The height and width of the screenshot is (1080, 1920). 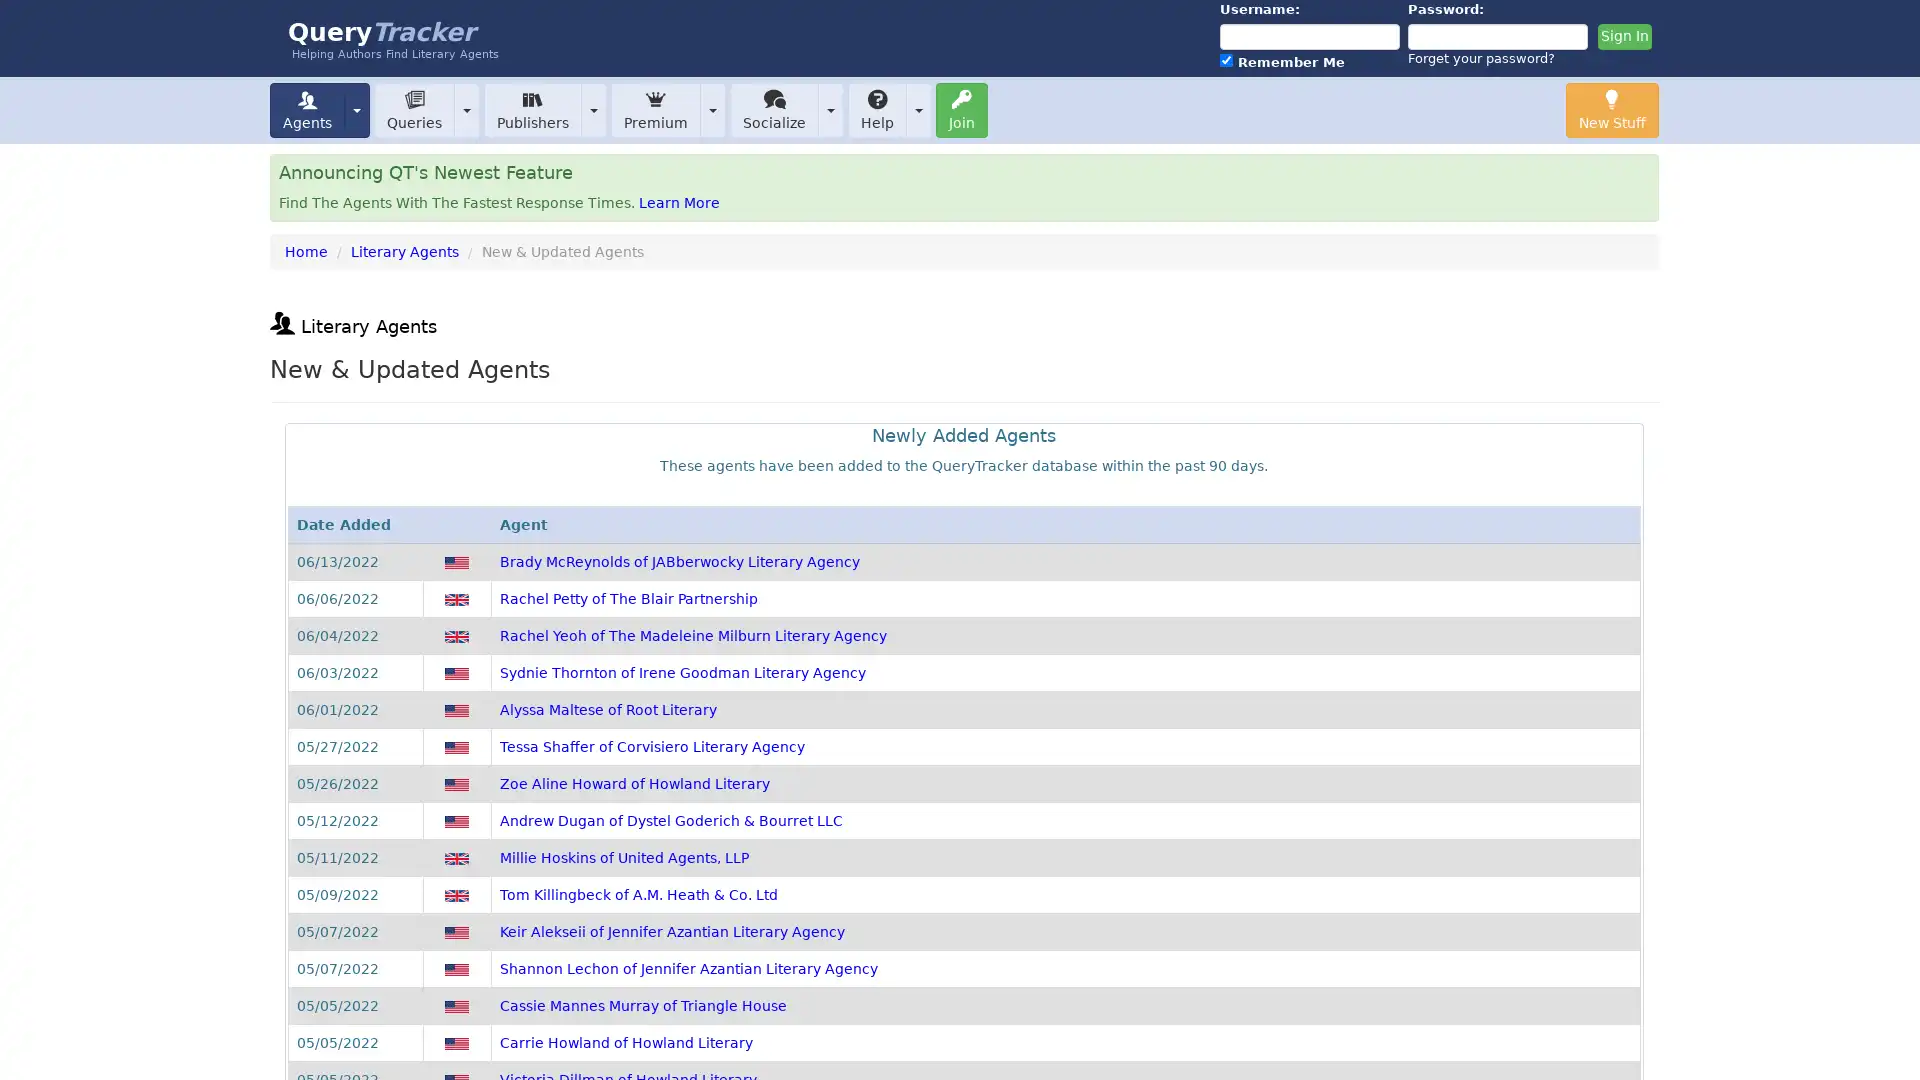 What do you see at coordinates (830, 109) in the screenshot?
I see `Toggle Dropdown` at bounding box center [830, 109].